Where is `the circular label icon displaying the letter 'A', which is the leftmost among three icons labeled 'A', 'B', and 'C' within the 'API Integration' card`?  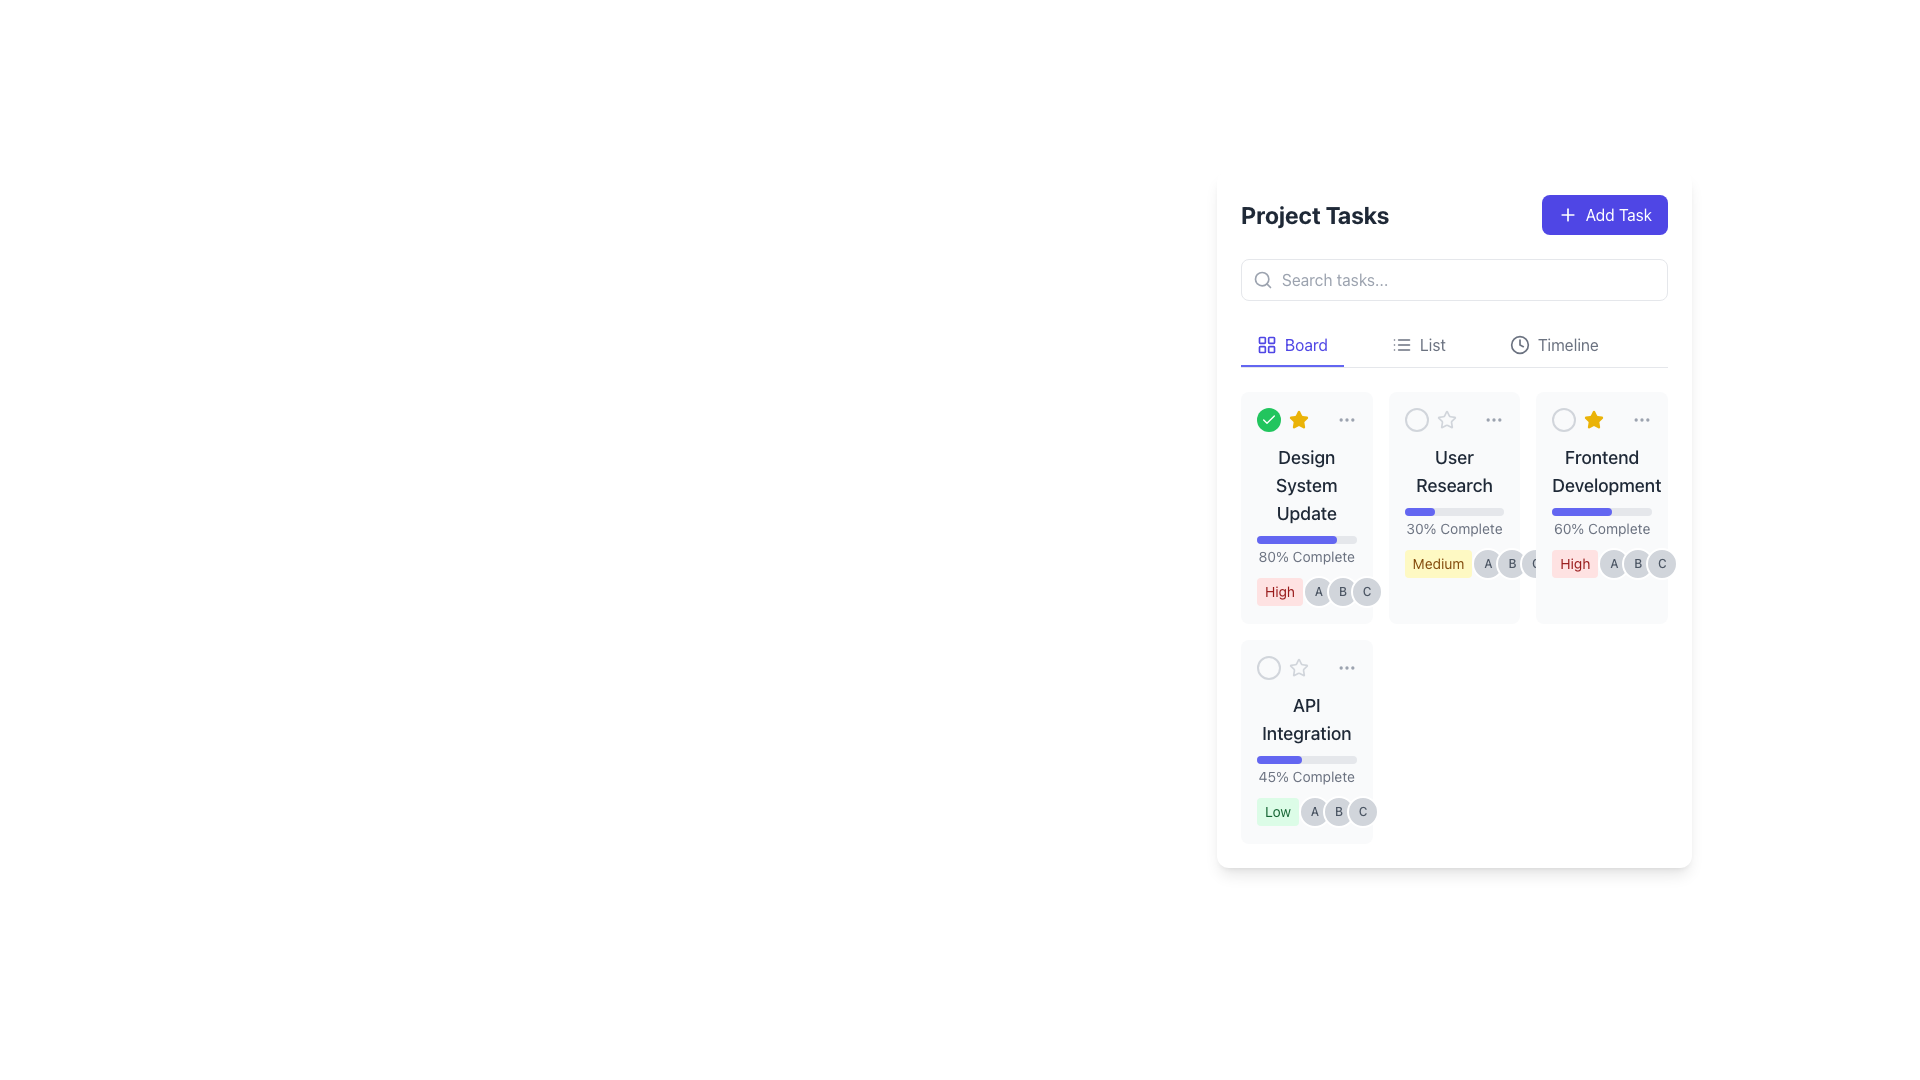
the circular label icon displaying the letter 'A', which is the leftmost among three icons labeled 'A', 'B', and 'C' within the 'API Integration' card is located at coordinates (1315, 812).